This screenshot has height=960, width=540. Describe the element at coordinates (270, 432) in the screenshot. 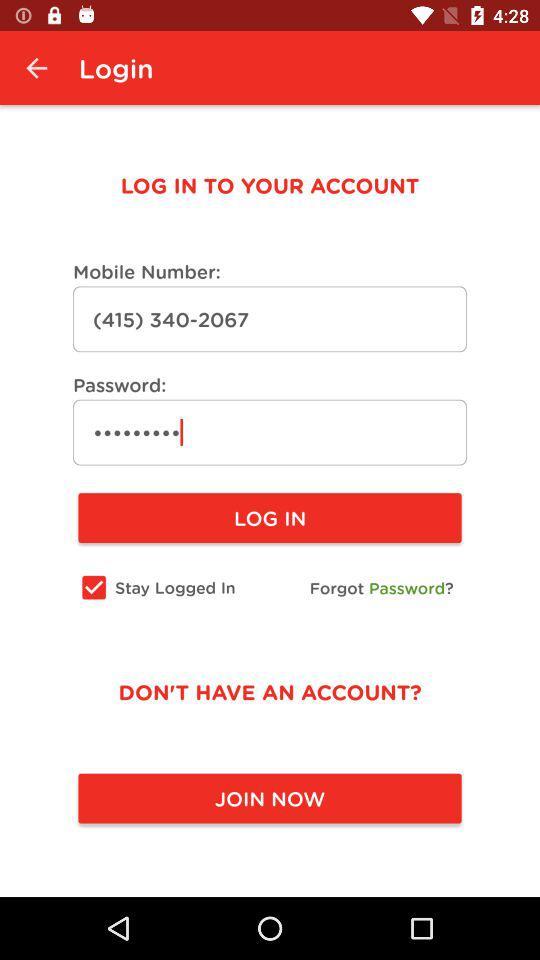

I see `the text field below password` at that location.